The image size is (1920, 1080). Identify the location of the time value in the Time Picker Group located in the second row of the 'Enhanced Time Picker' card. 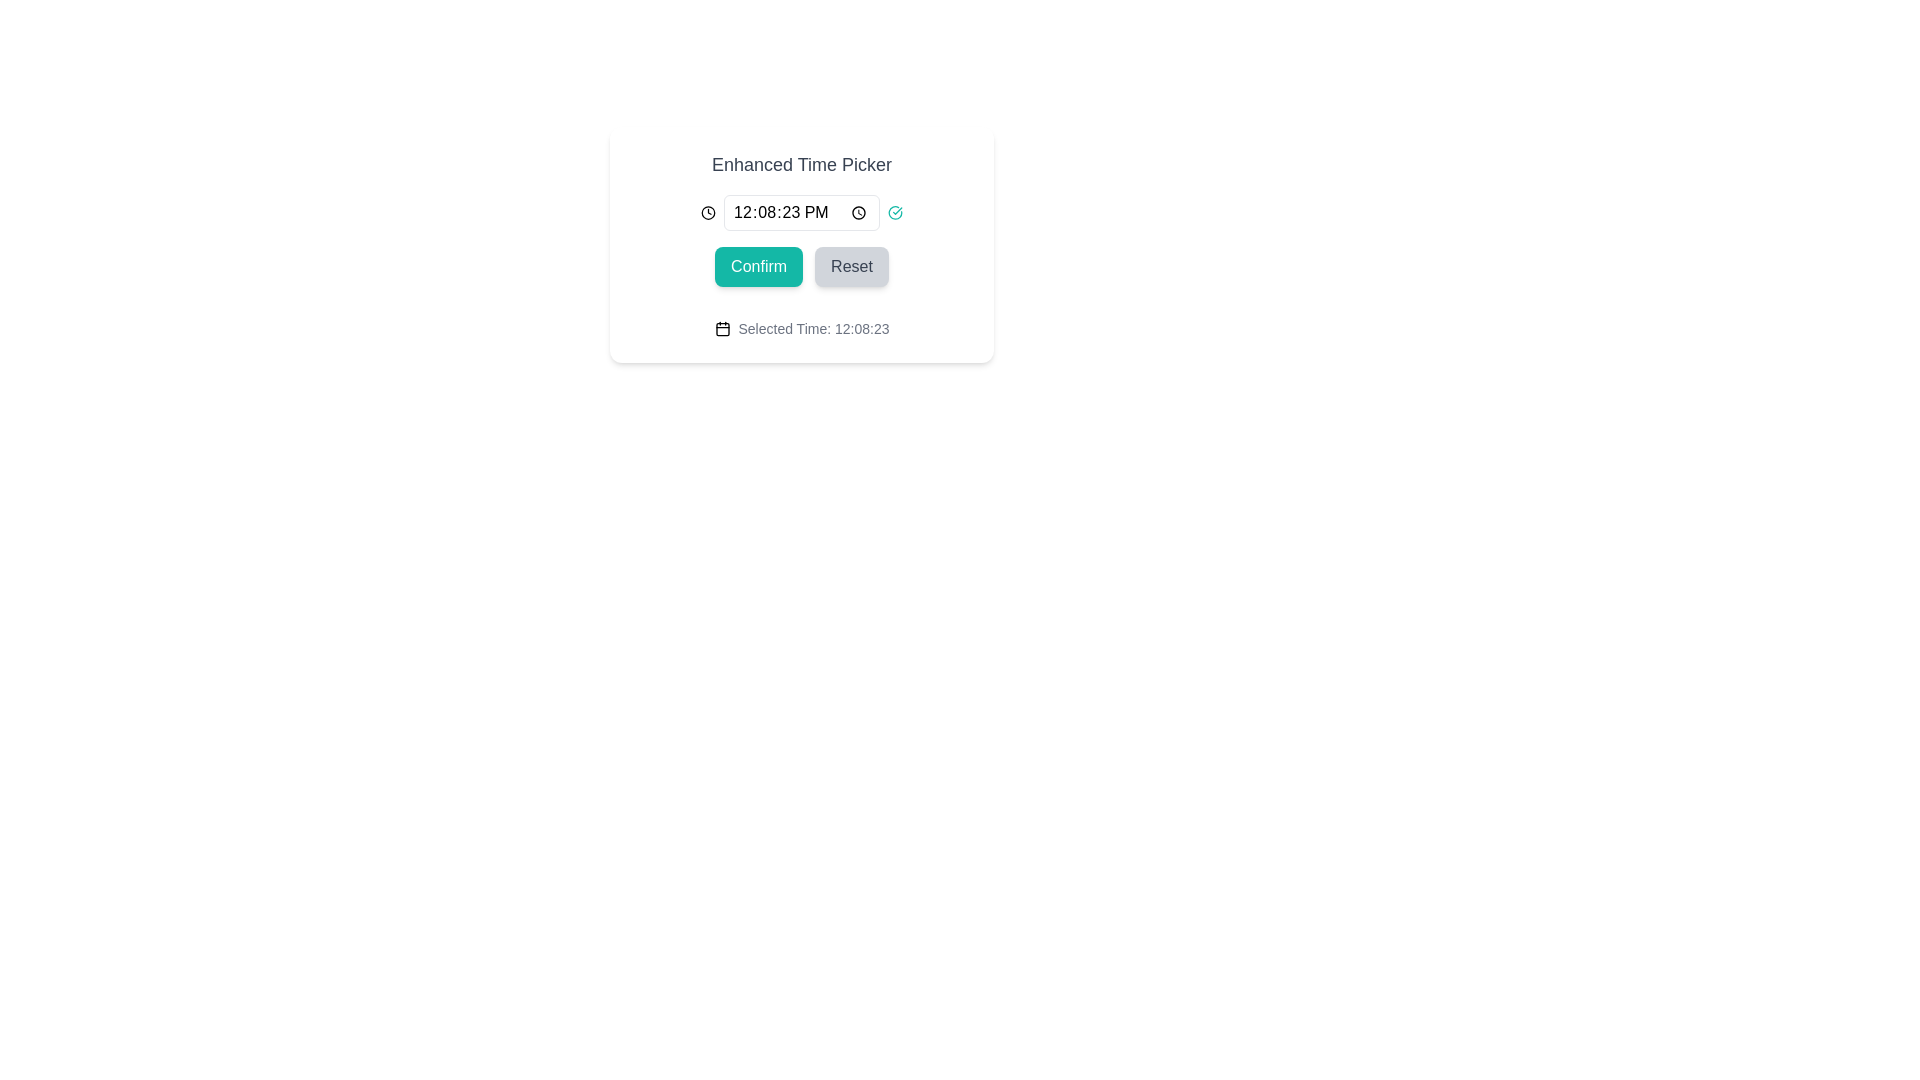
(801, 212).